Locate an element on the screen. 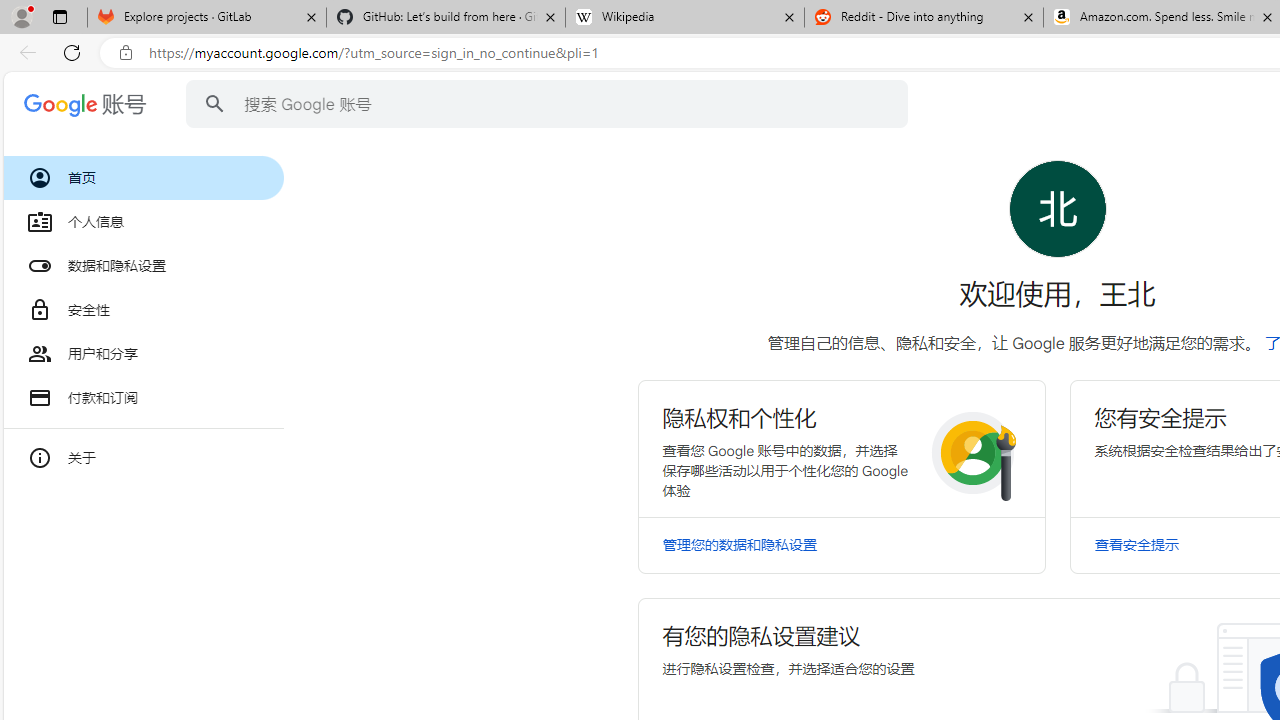 The height and width of the screenshot is (720, 1280). 'Wikipedia' is located at coordinates (684, 17).